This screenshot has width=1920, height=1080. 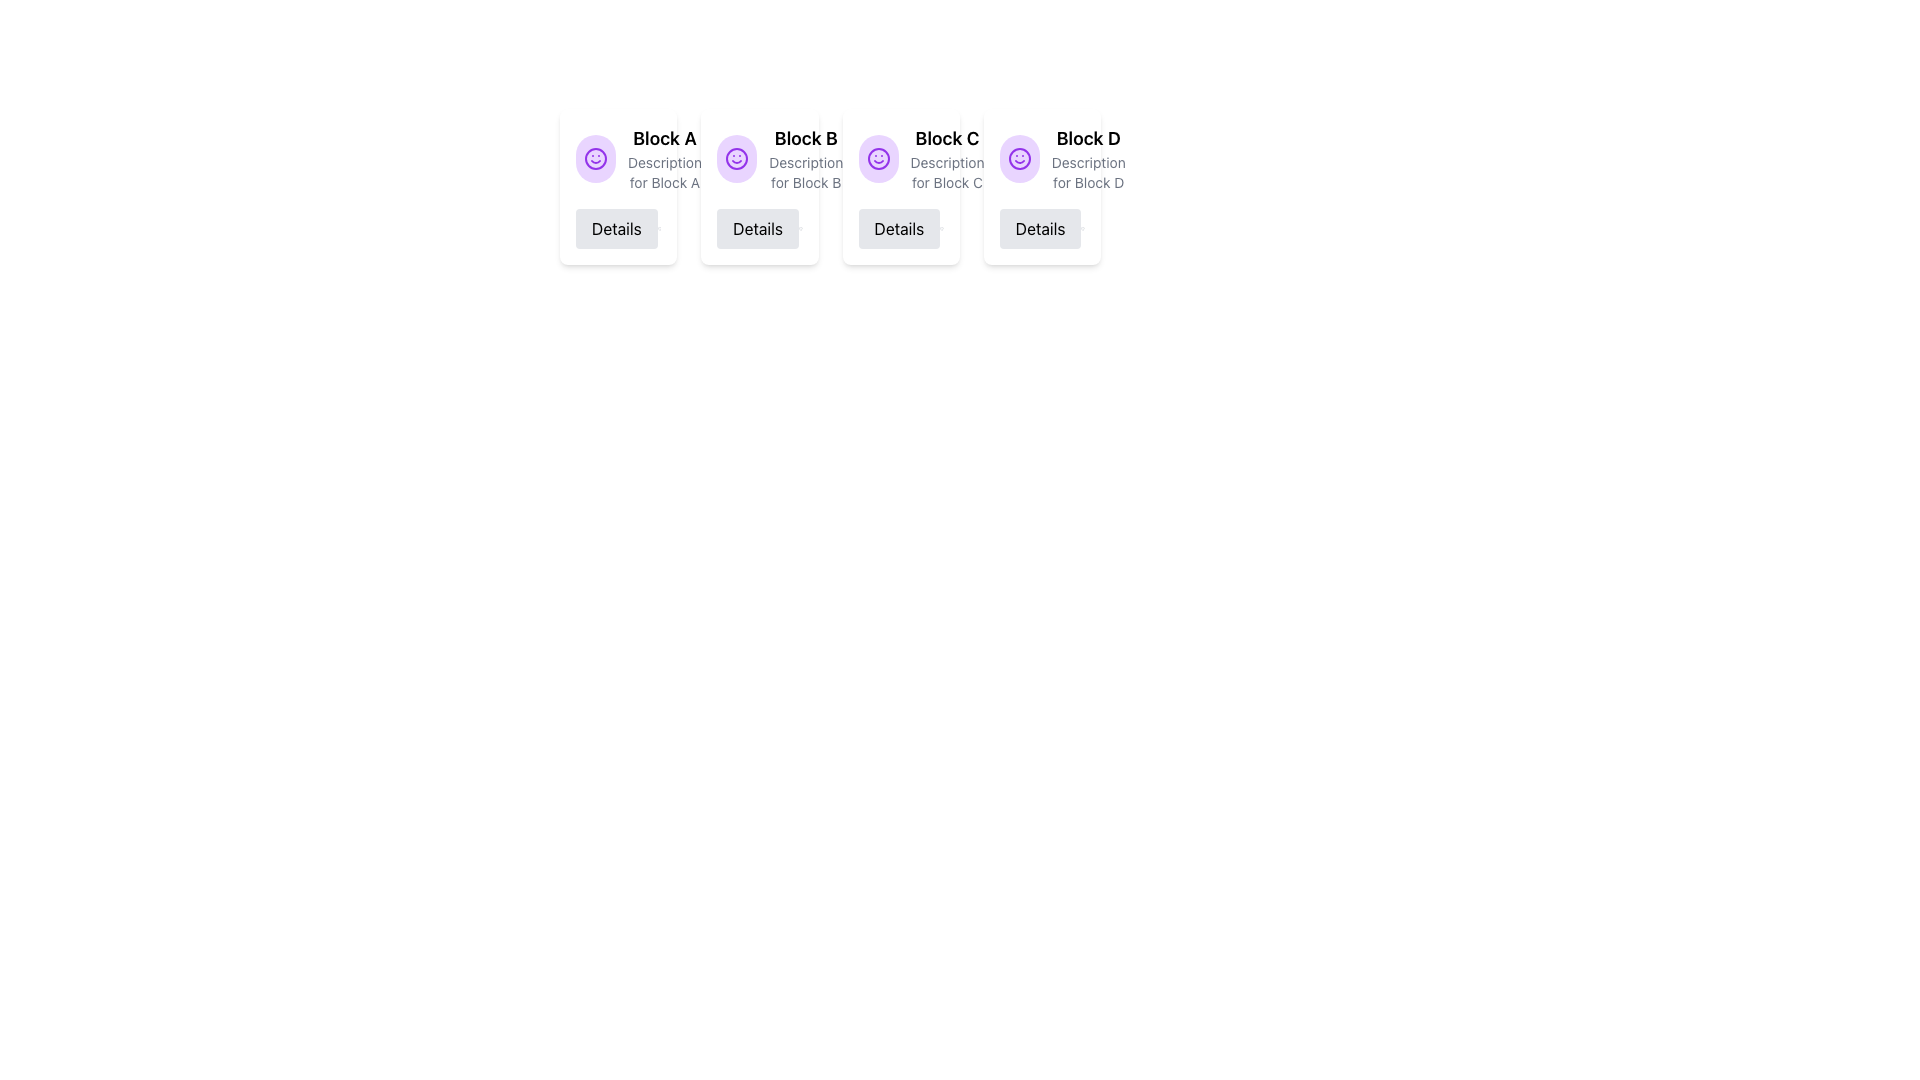 What do you see at coordinates (665, 157) in the screenshot?
I see `the Text Display element that contains 'Block A' in bold and 'Description for Block A' in light gray, located in the first card from the left` at bounding box center [665, 157].